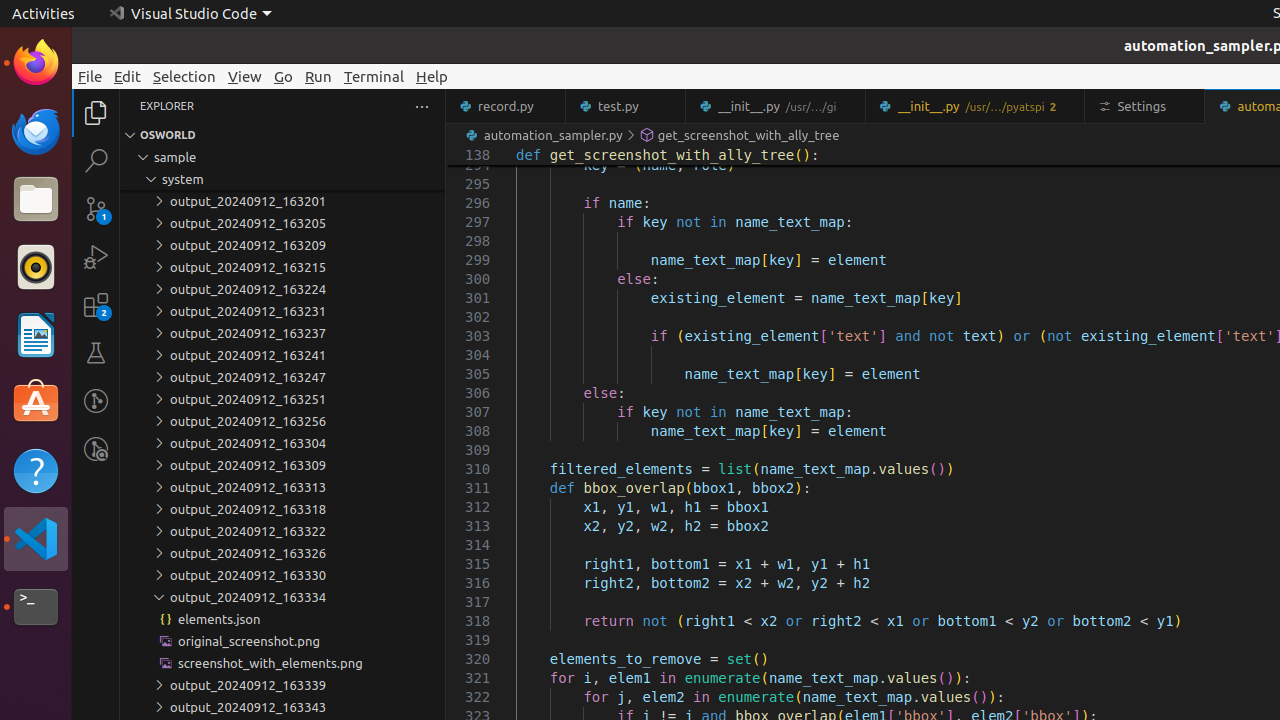 The width and height of the screenshot is (1280, 720). What do you see at coordinates (126, 75) in the screenshot?
I see `'Edit'` at bounding box center [126, 75].